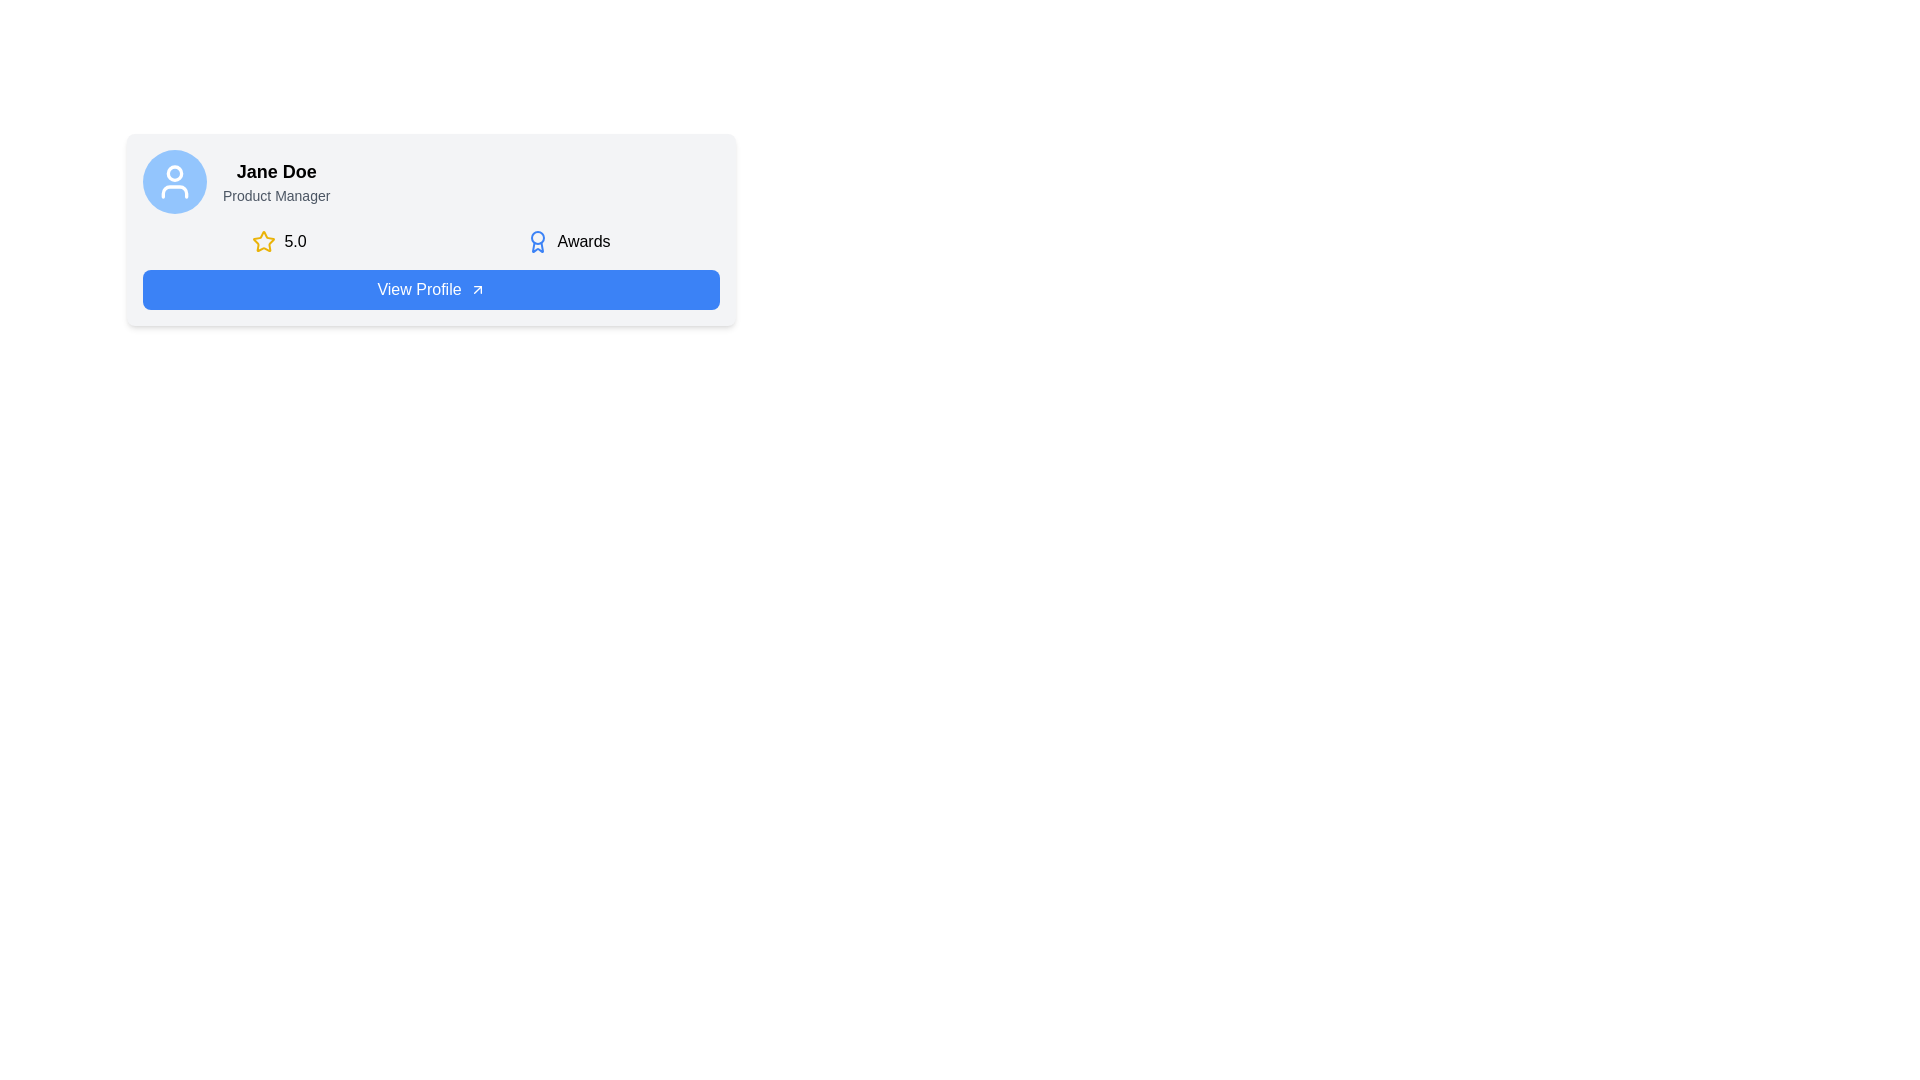 The image size is (1920, 1080). Describe the element at coordinates (567, 241) in the screenshot. I see `the Label with Icon that indicates the presence of awards associated with the profile, positioned at the right end of the horizontal row next to the '5.0' rating element` at that location.